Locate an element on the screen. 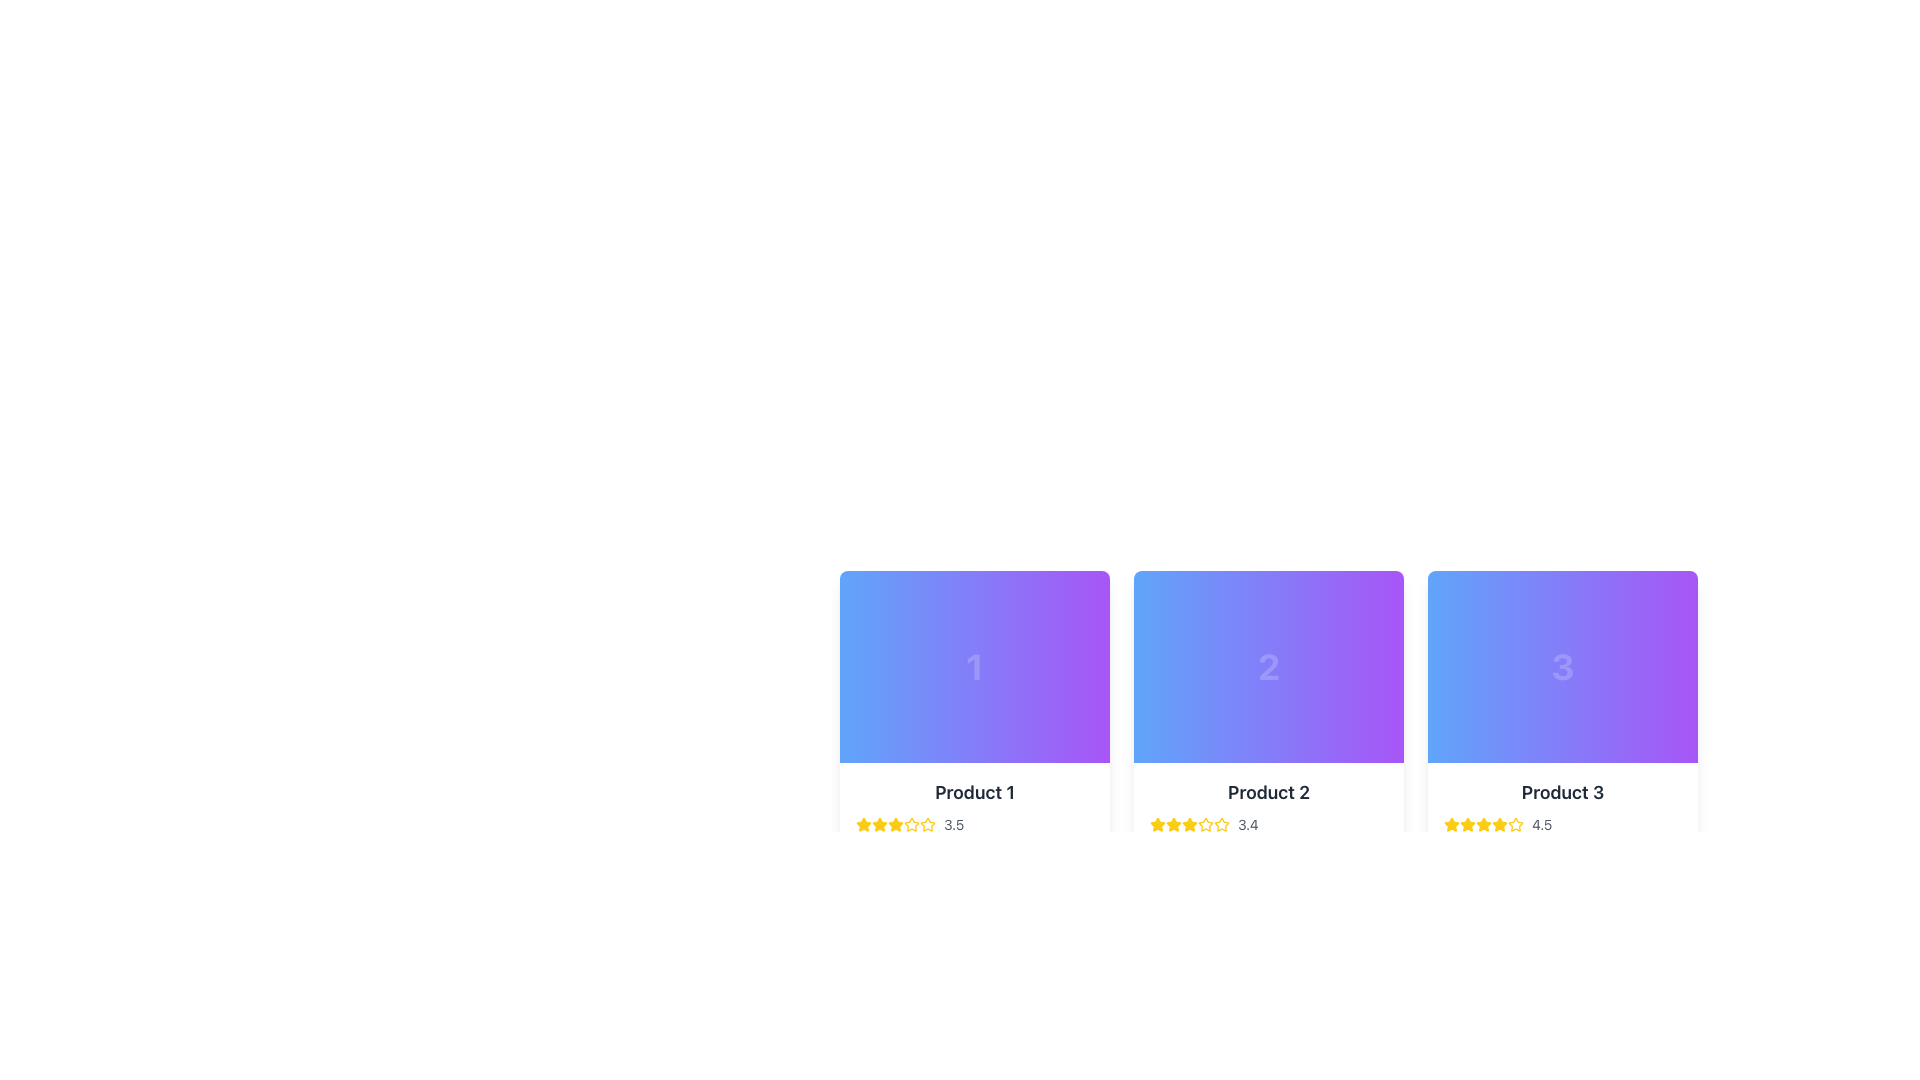 The height and width of the screenshot is (1080, 1920). the first yellow star icon under the 'Product 2' title is located at coordinates (1157, 825).